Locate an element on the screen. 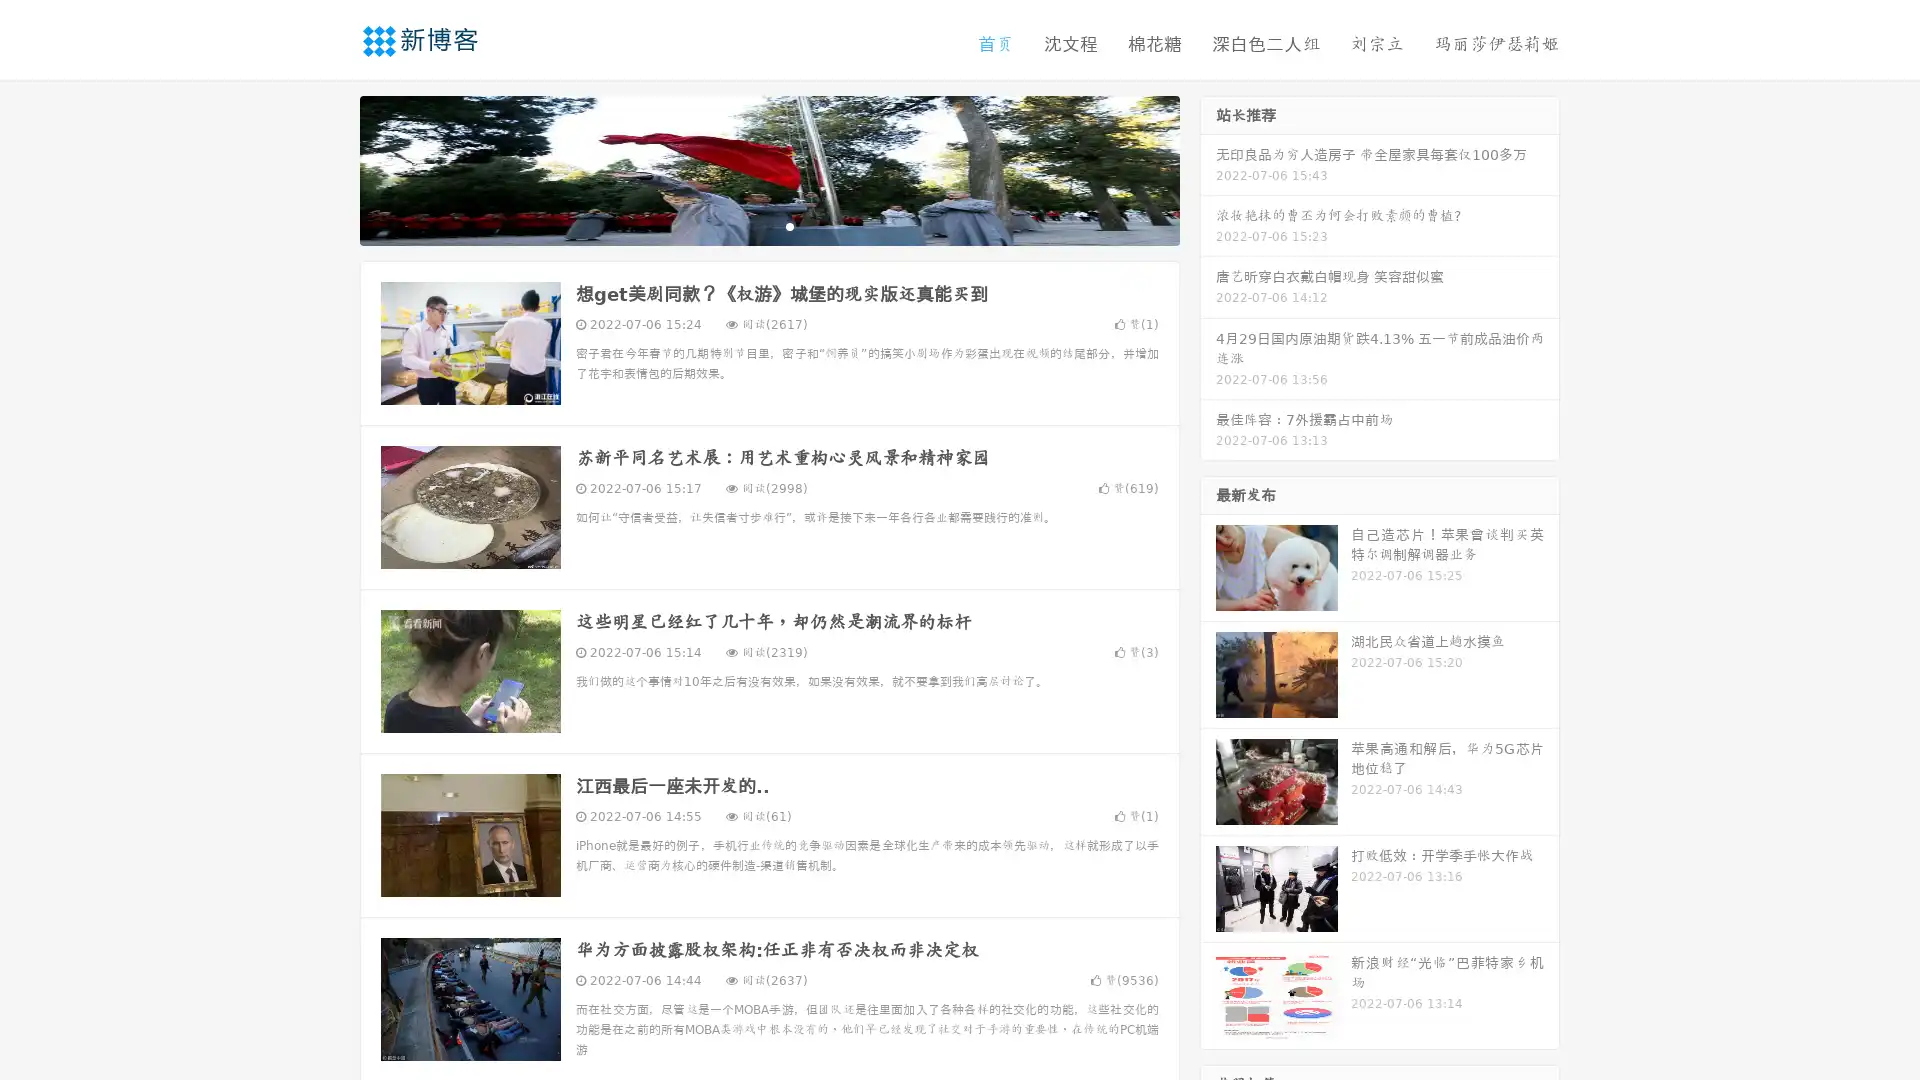  Next slide is located at coordinates (1208, 168).